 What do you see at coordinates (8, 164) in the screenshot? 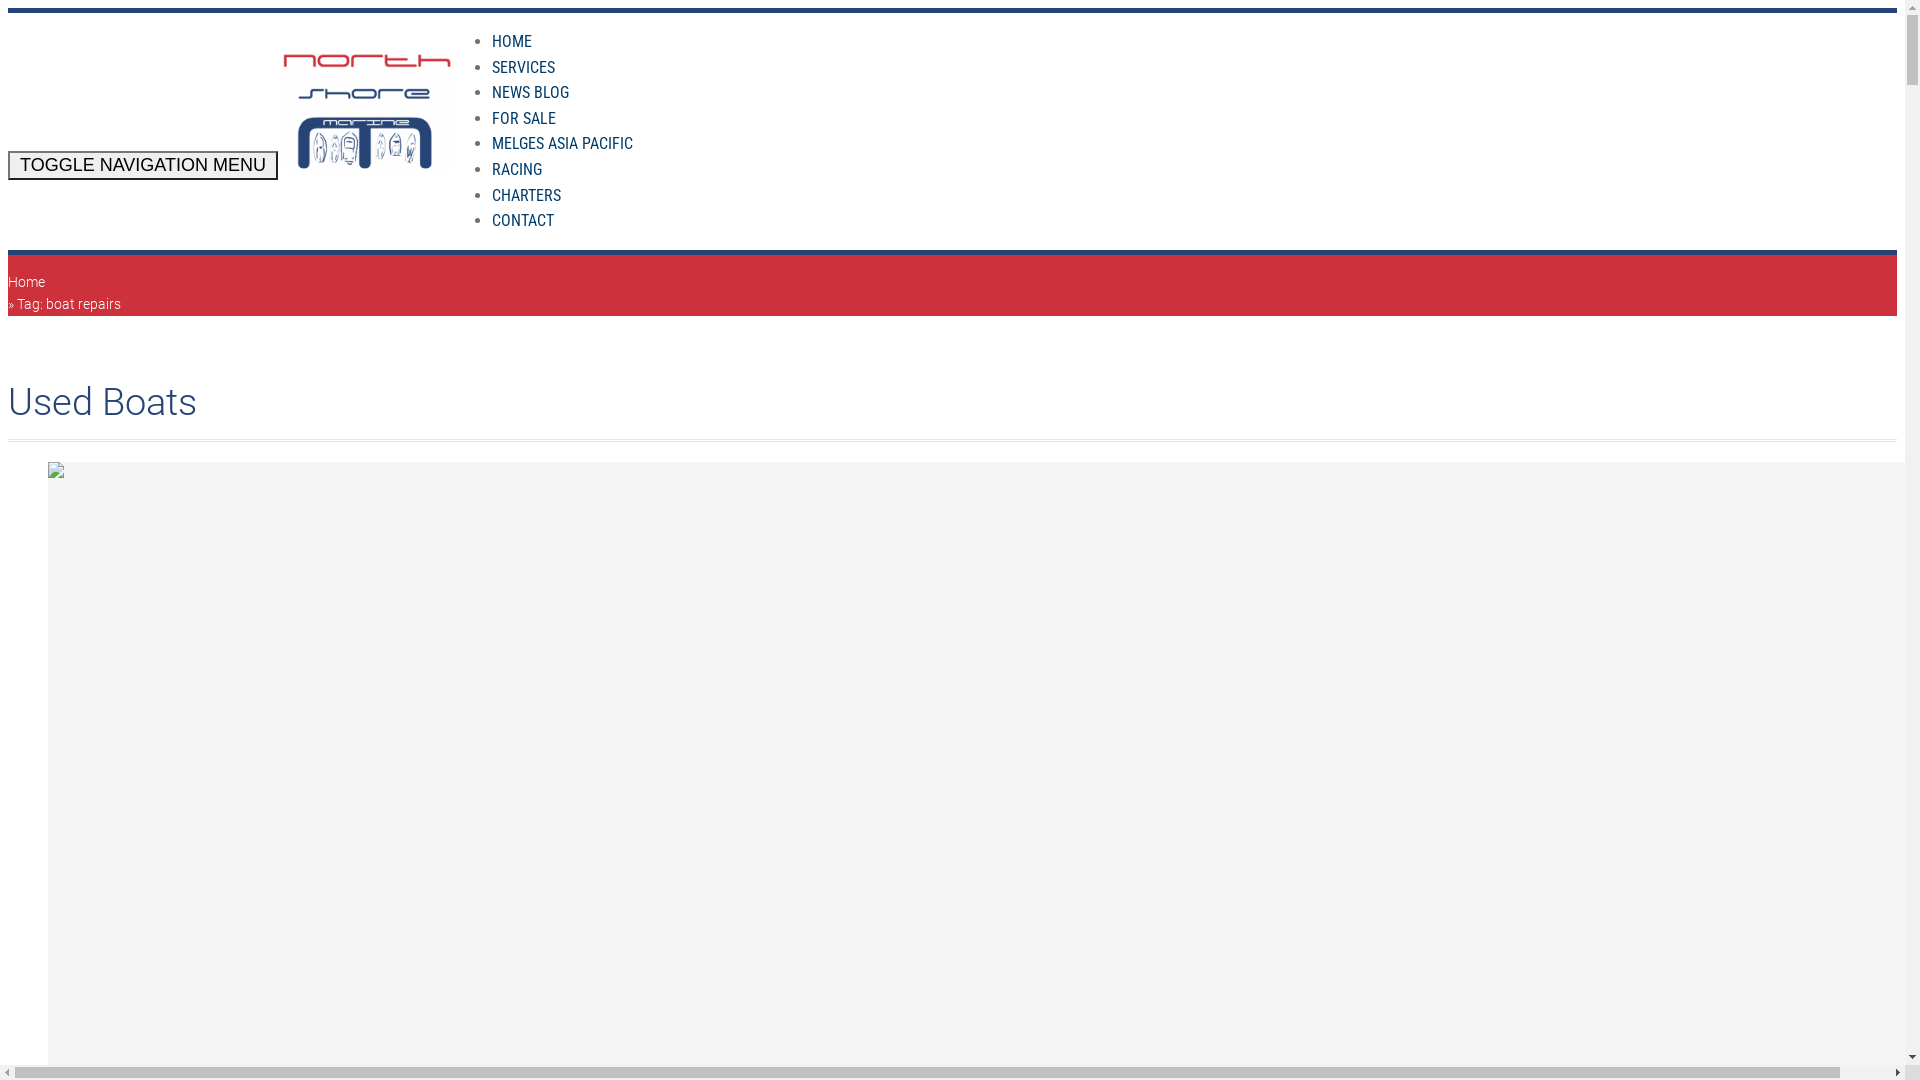
I see `'TOGGLE NAVIGATION MENU'` at bounding box center [8, 164].